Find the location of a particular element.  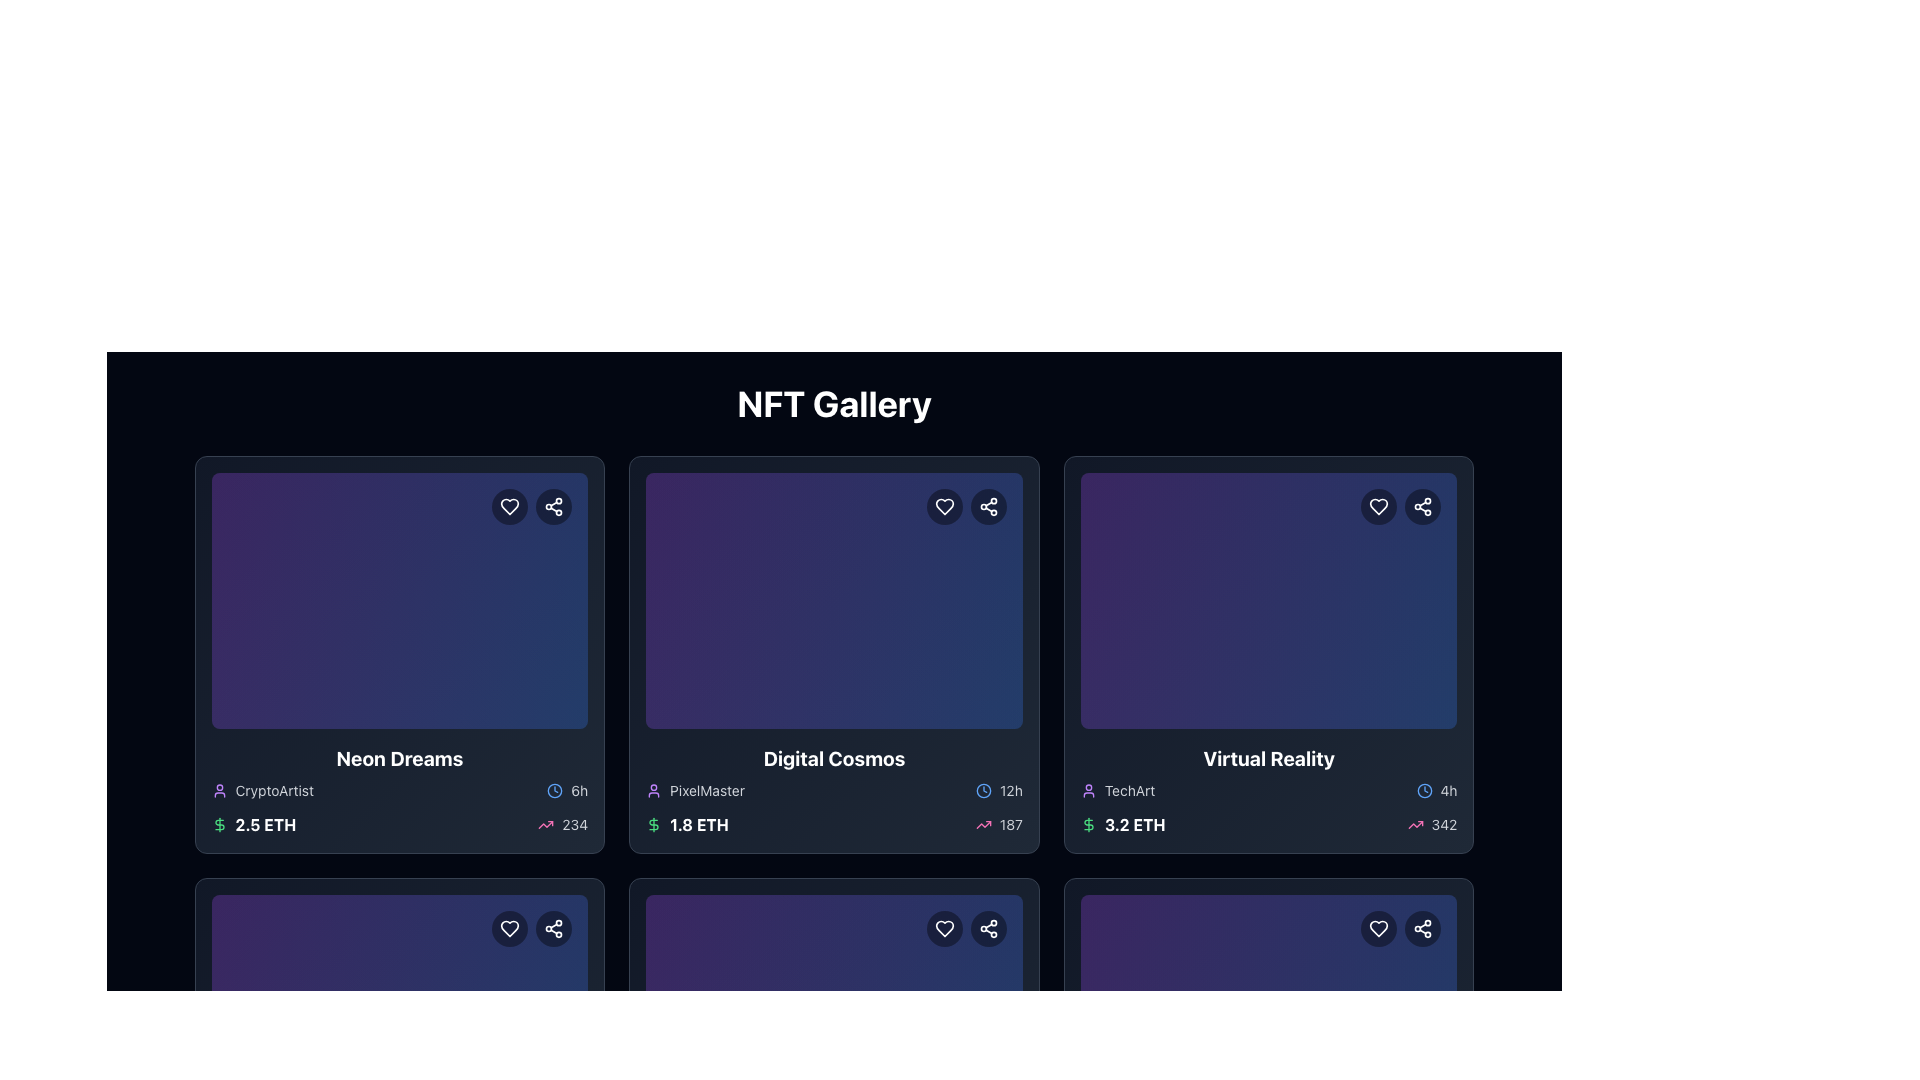

time-related value displayed in the Text label that shows '6 hours,' located immediately to the right of the clock icon under the 'Neon Dreams' card is located at coordinates (578, 789).